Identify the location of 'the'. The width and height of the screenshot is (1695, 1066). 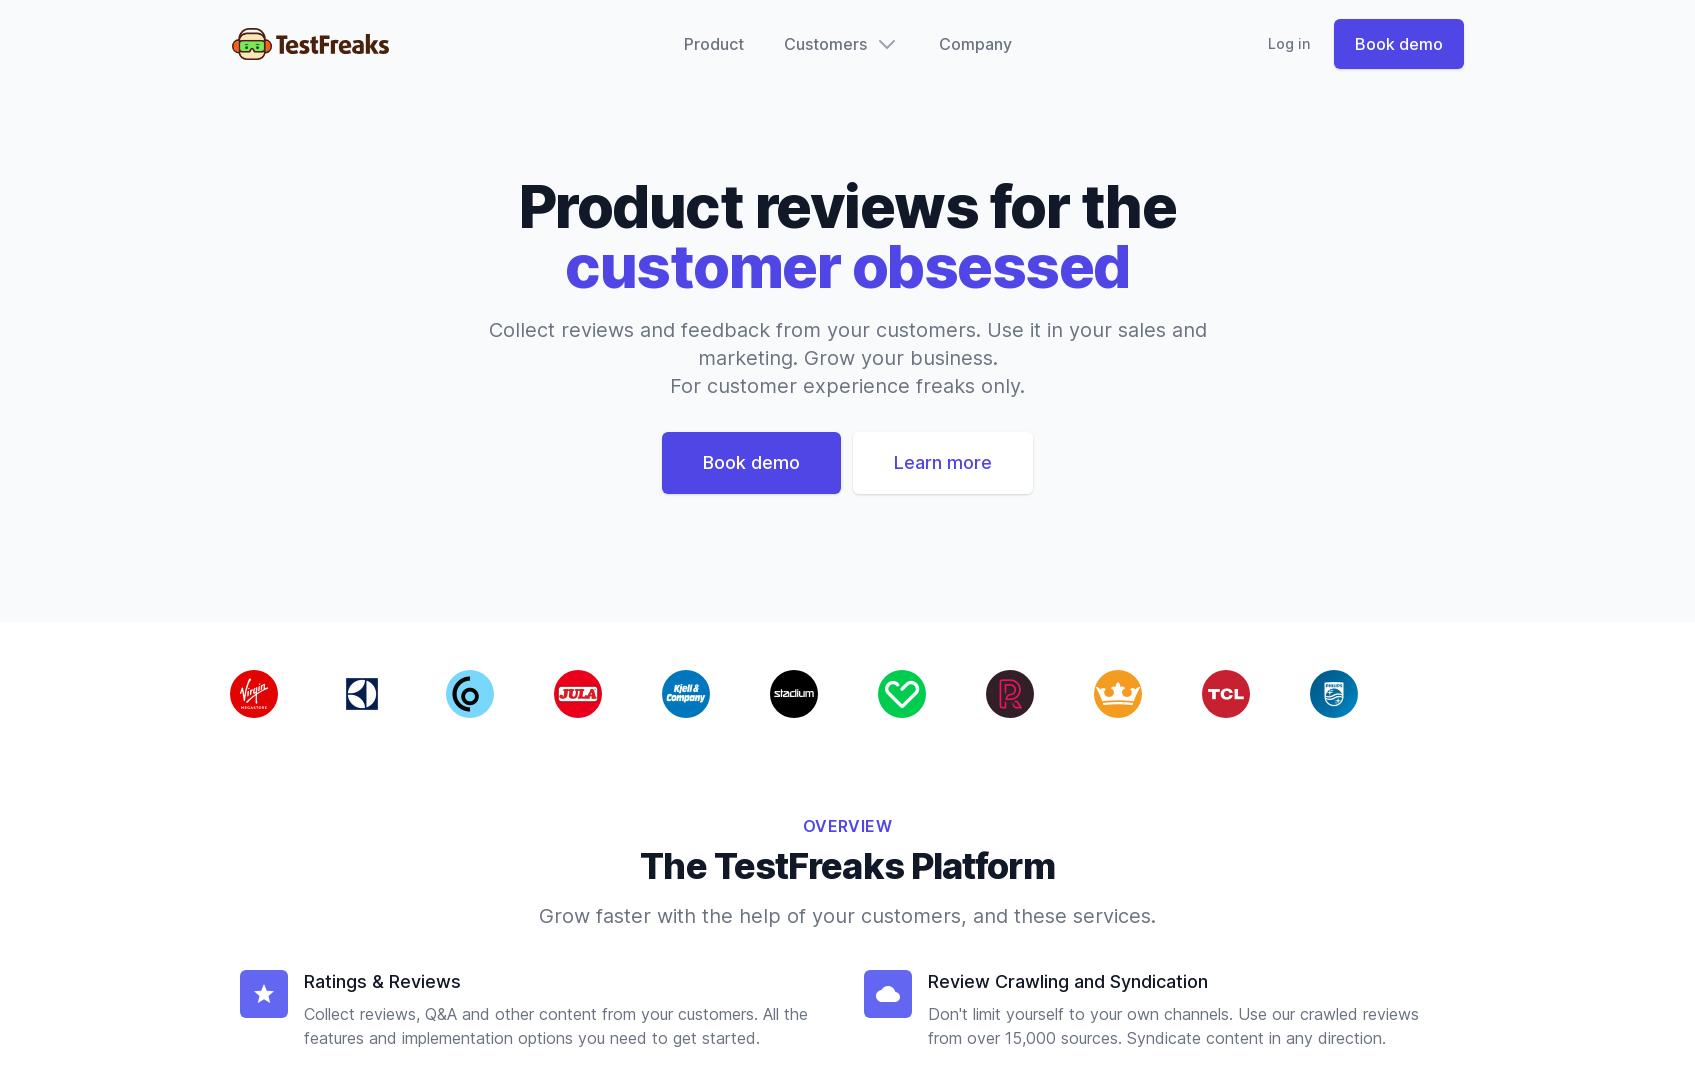
(1127, 204).